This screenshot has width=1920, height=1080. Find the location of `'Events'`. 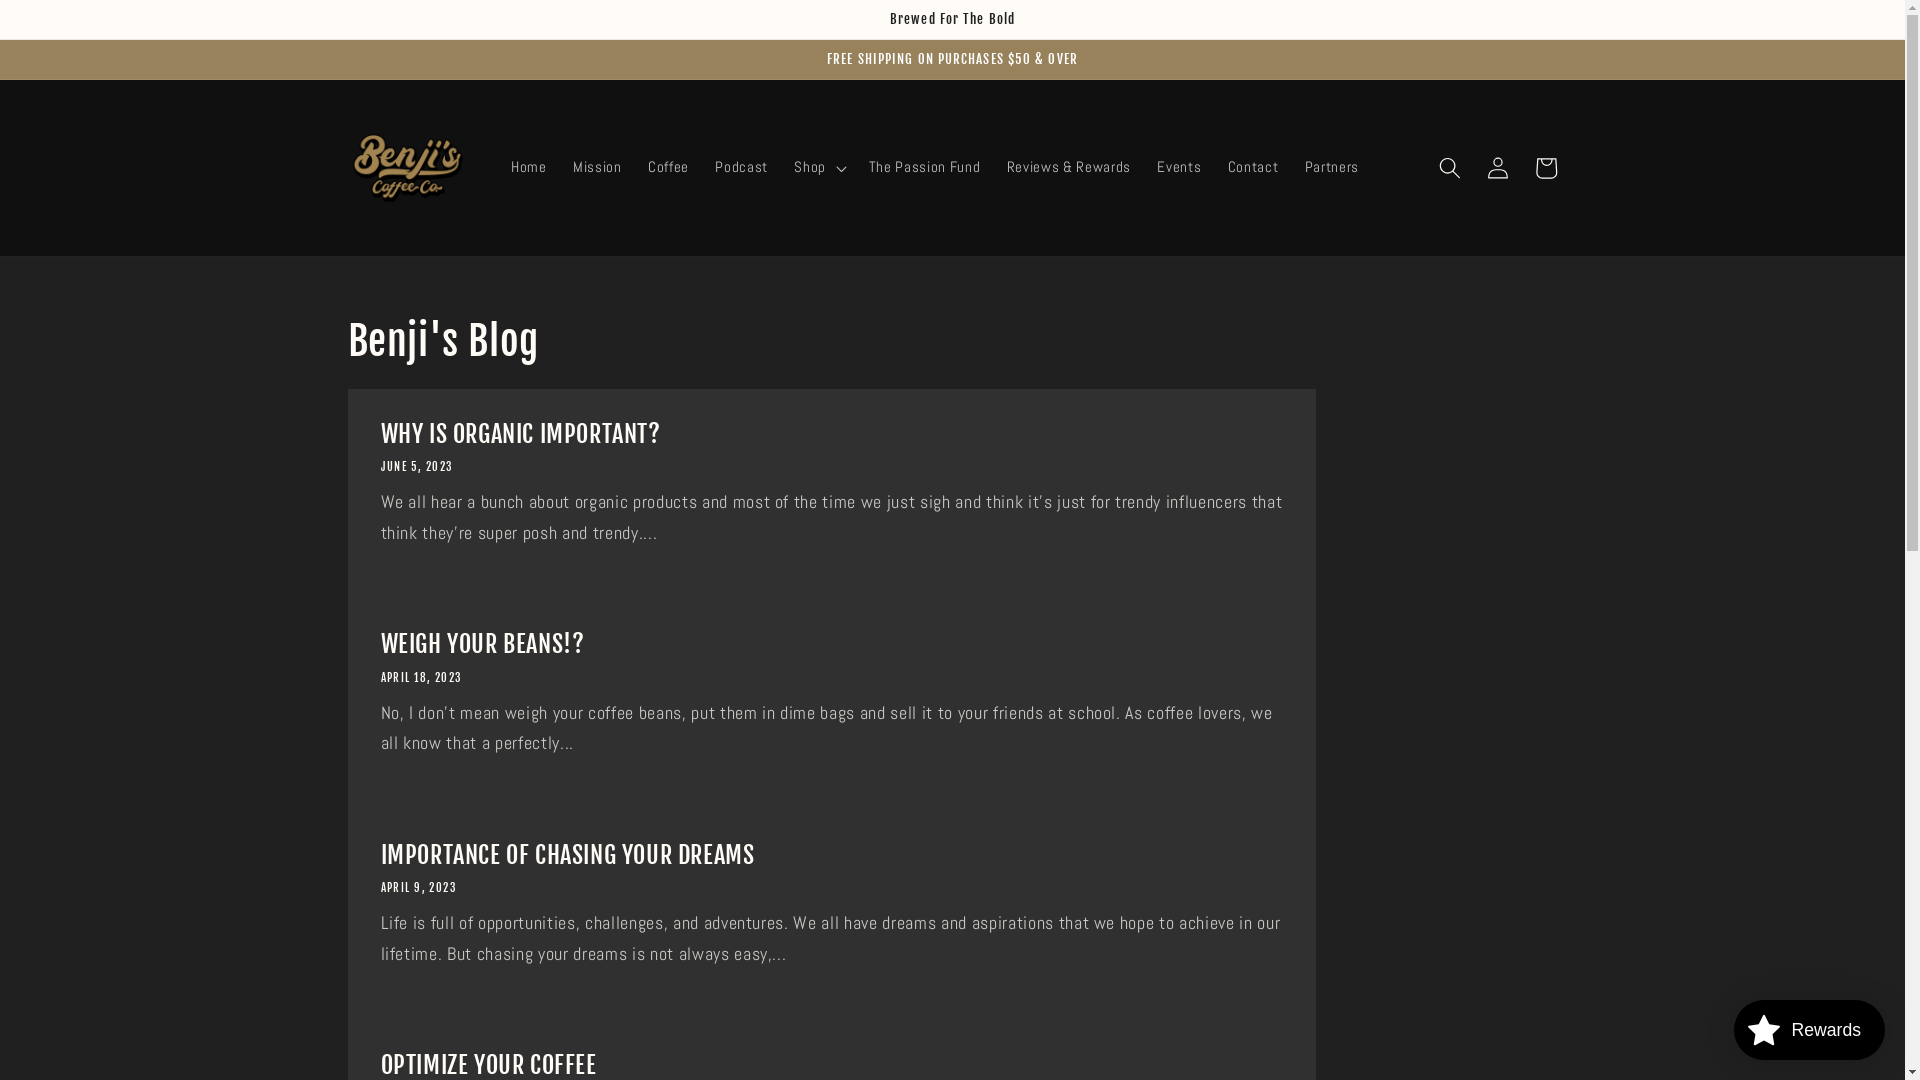

'Events' is located at coordinates (1179, 167).